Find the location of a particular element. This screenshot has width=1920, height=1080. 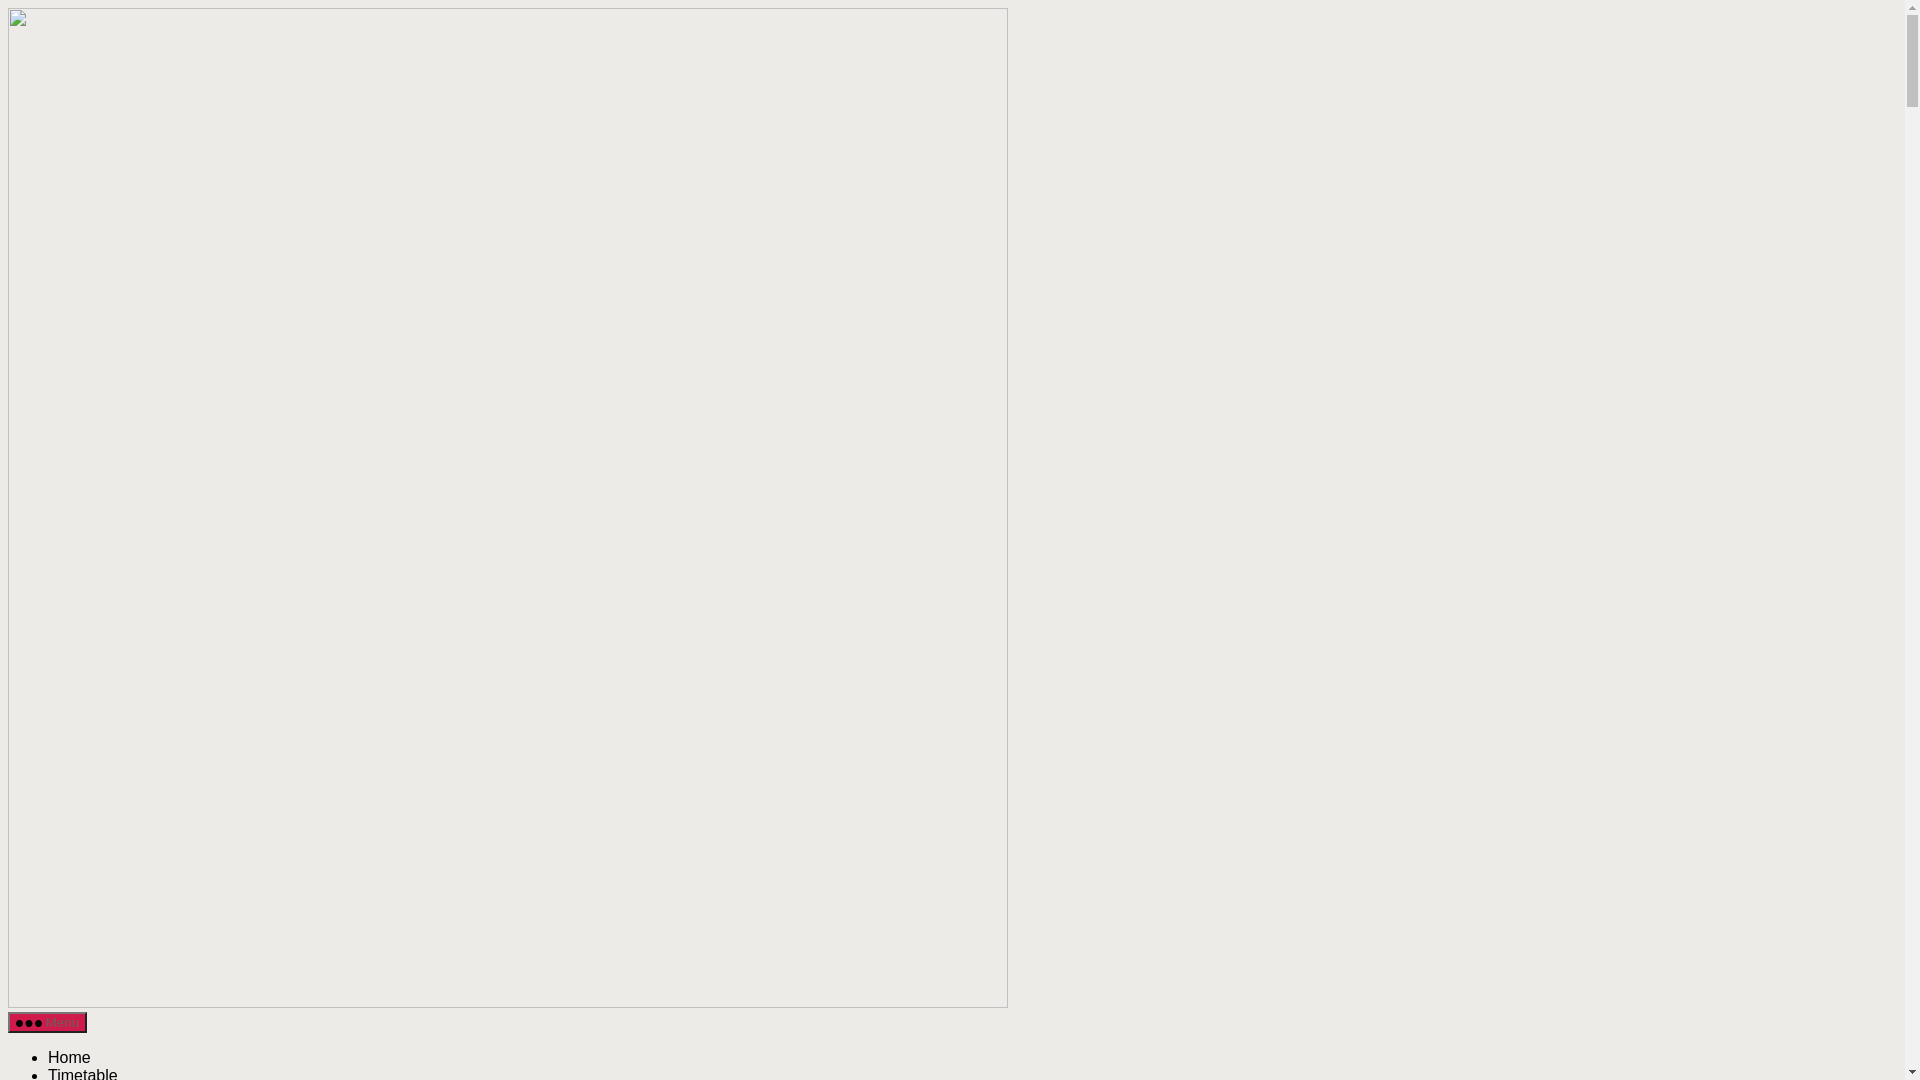

'Menu' is located at coordinates (47, 1022).